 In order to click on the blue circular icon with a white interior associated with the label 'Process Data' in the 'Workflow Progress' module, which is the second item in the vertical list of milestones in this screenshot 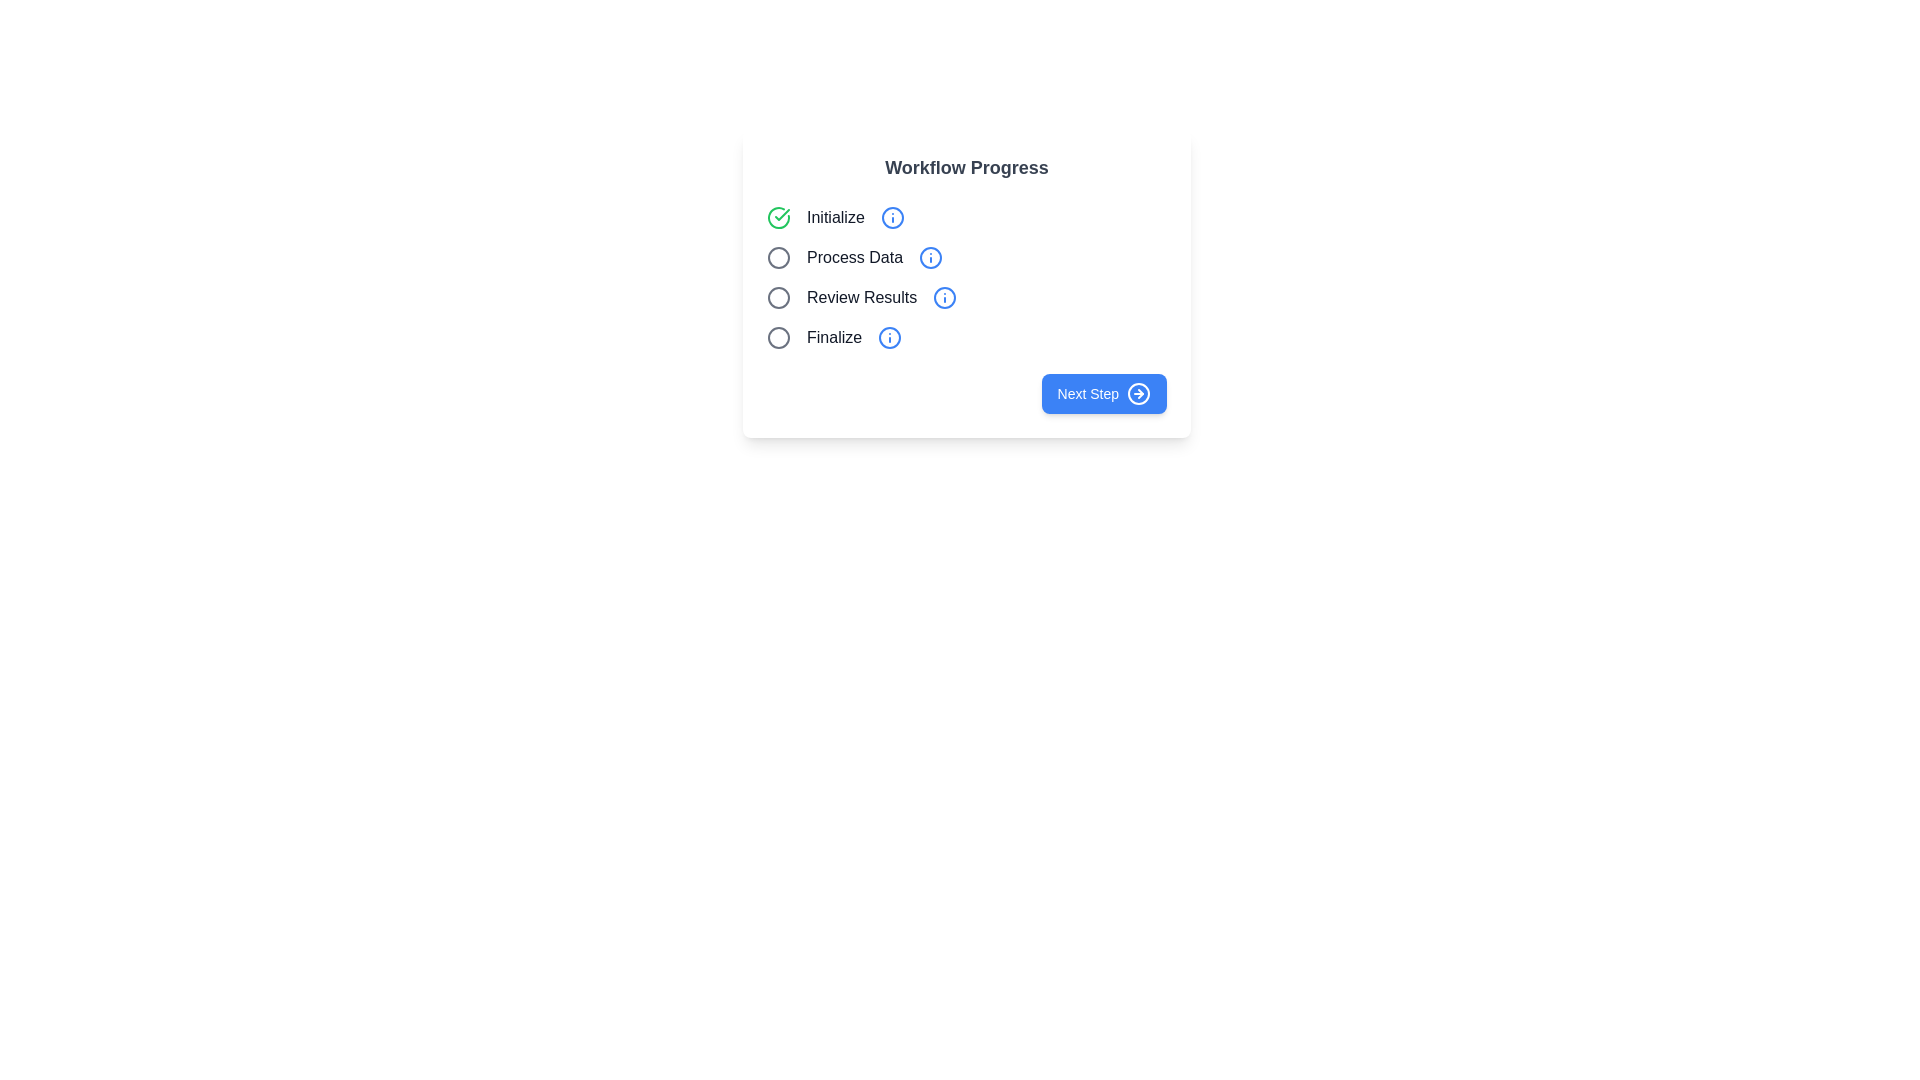, I will do `click(930, 257)`.